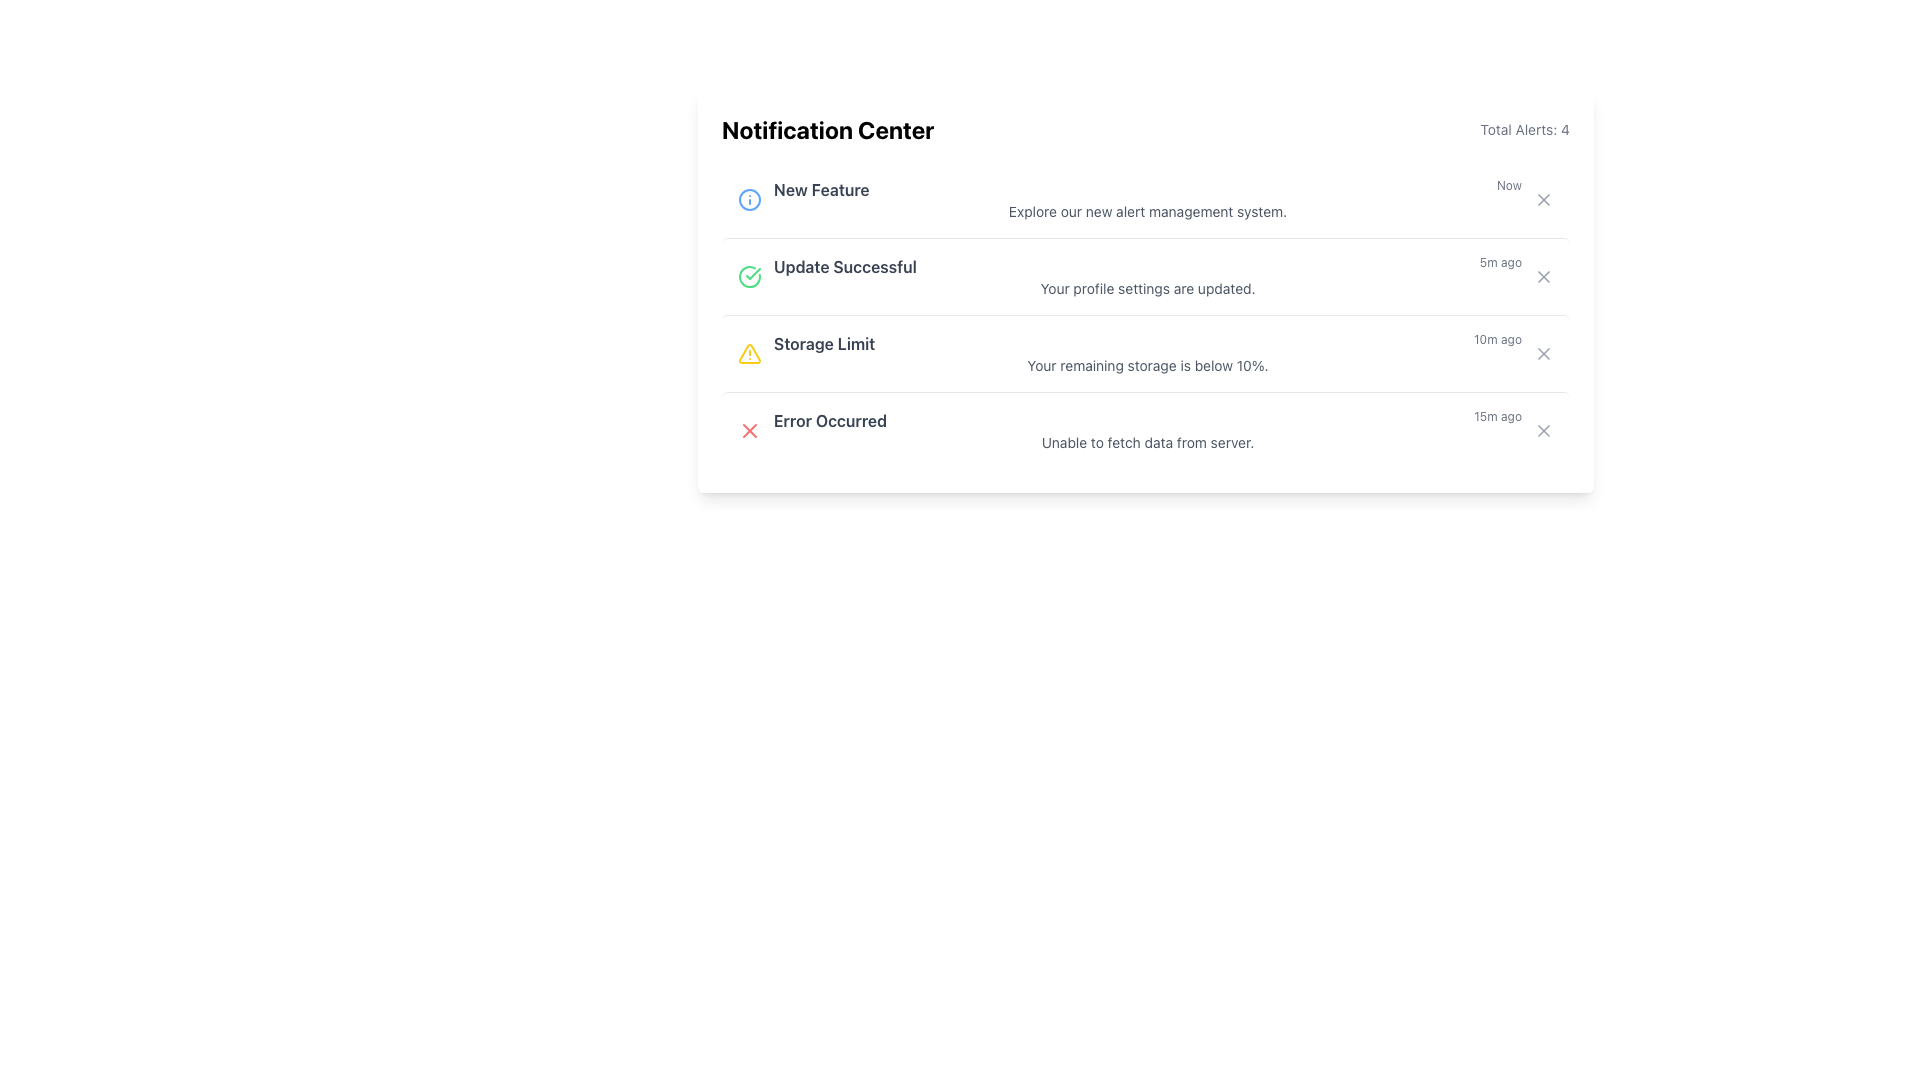 This screenshot has width=1920, height=1080. Describe the element at coordinates (830, 419) in the screenshot. I see `the bold grayish 'Error Occurred' text in the notification panel` at that location.